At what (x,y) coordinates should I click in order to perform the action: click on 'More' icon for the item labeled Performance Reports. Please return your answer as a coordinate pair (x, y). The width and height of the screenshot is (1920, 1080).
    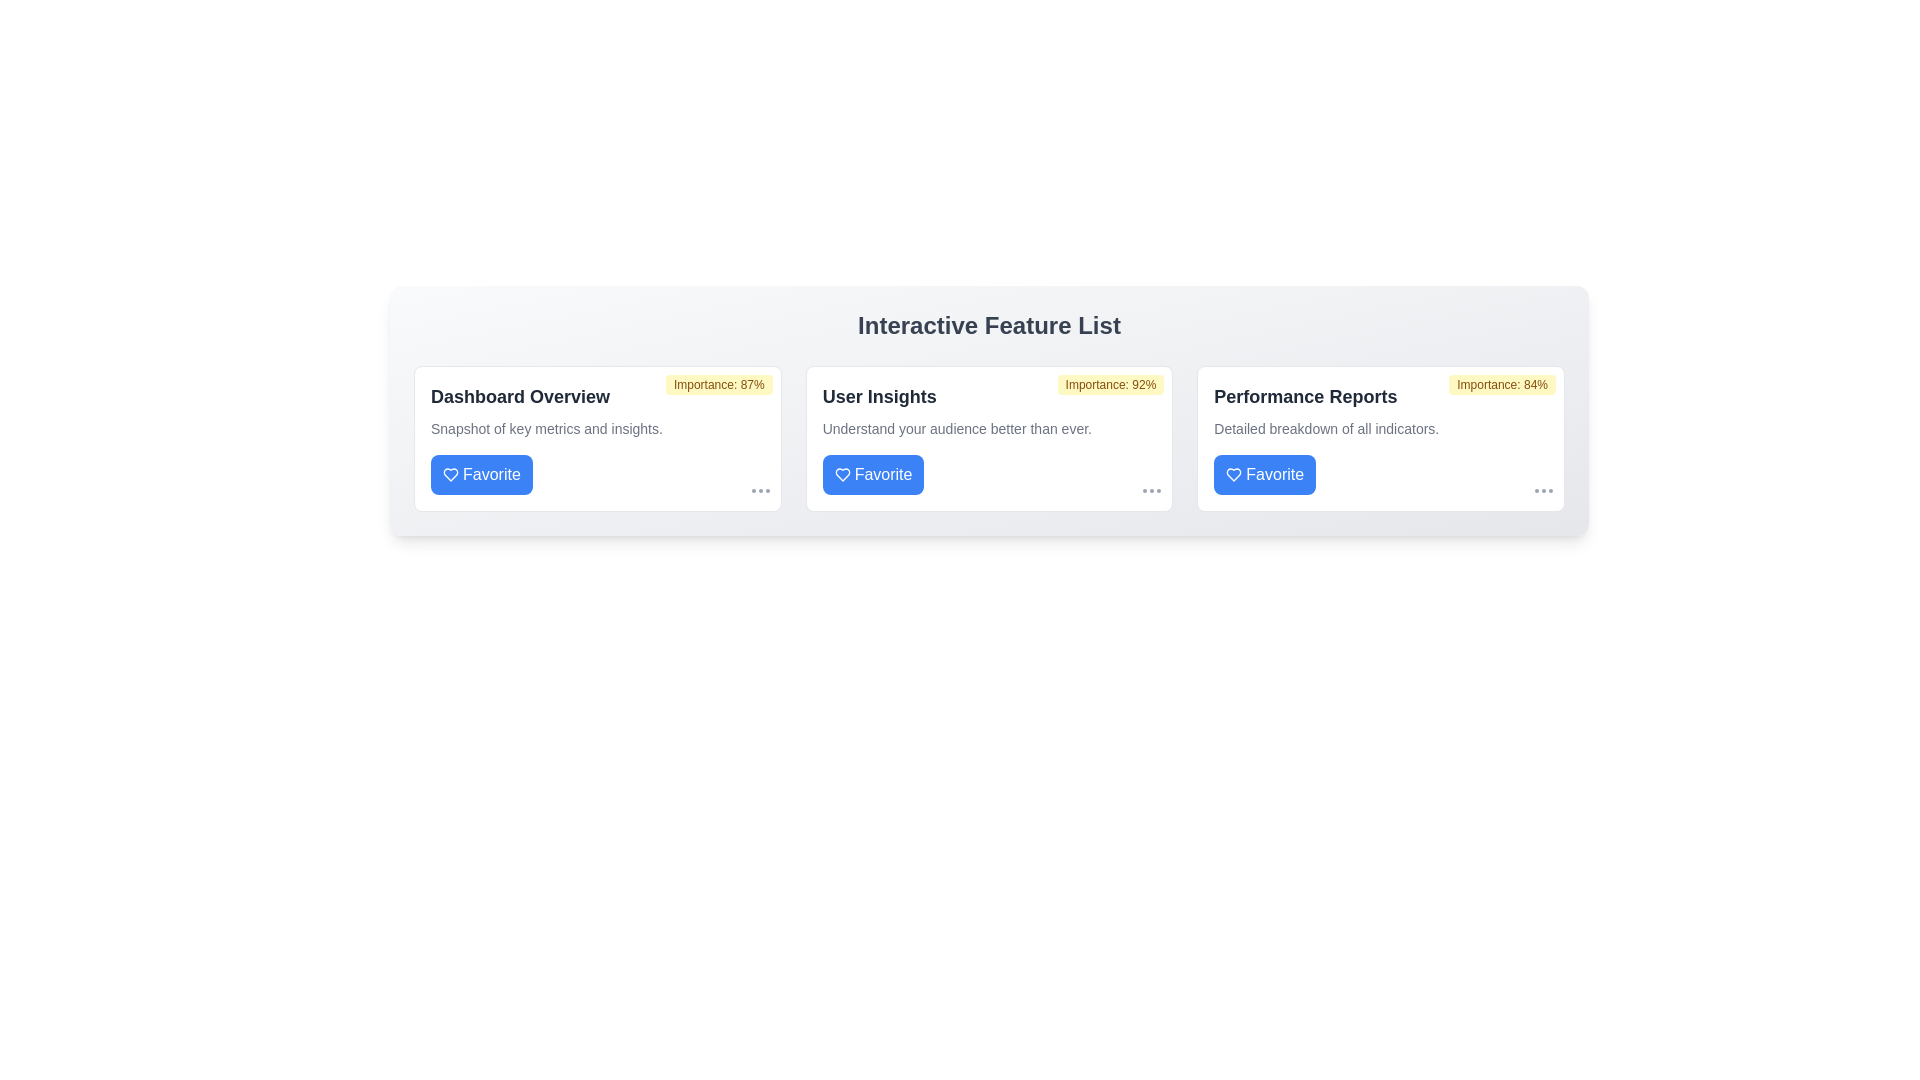
    Looking at the image, I should click on (1543, 490).